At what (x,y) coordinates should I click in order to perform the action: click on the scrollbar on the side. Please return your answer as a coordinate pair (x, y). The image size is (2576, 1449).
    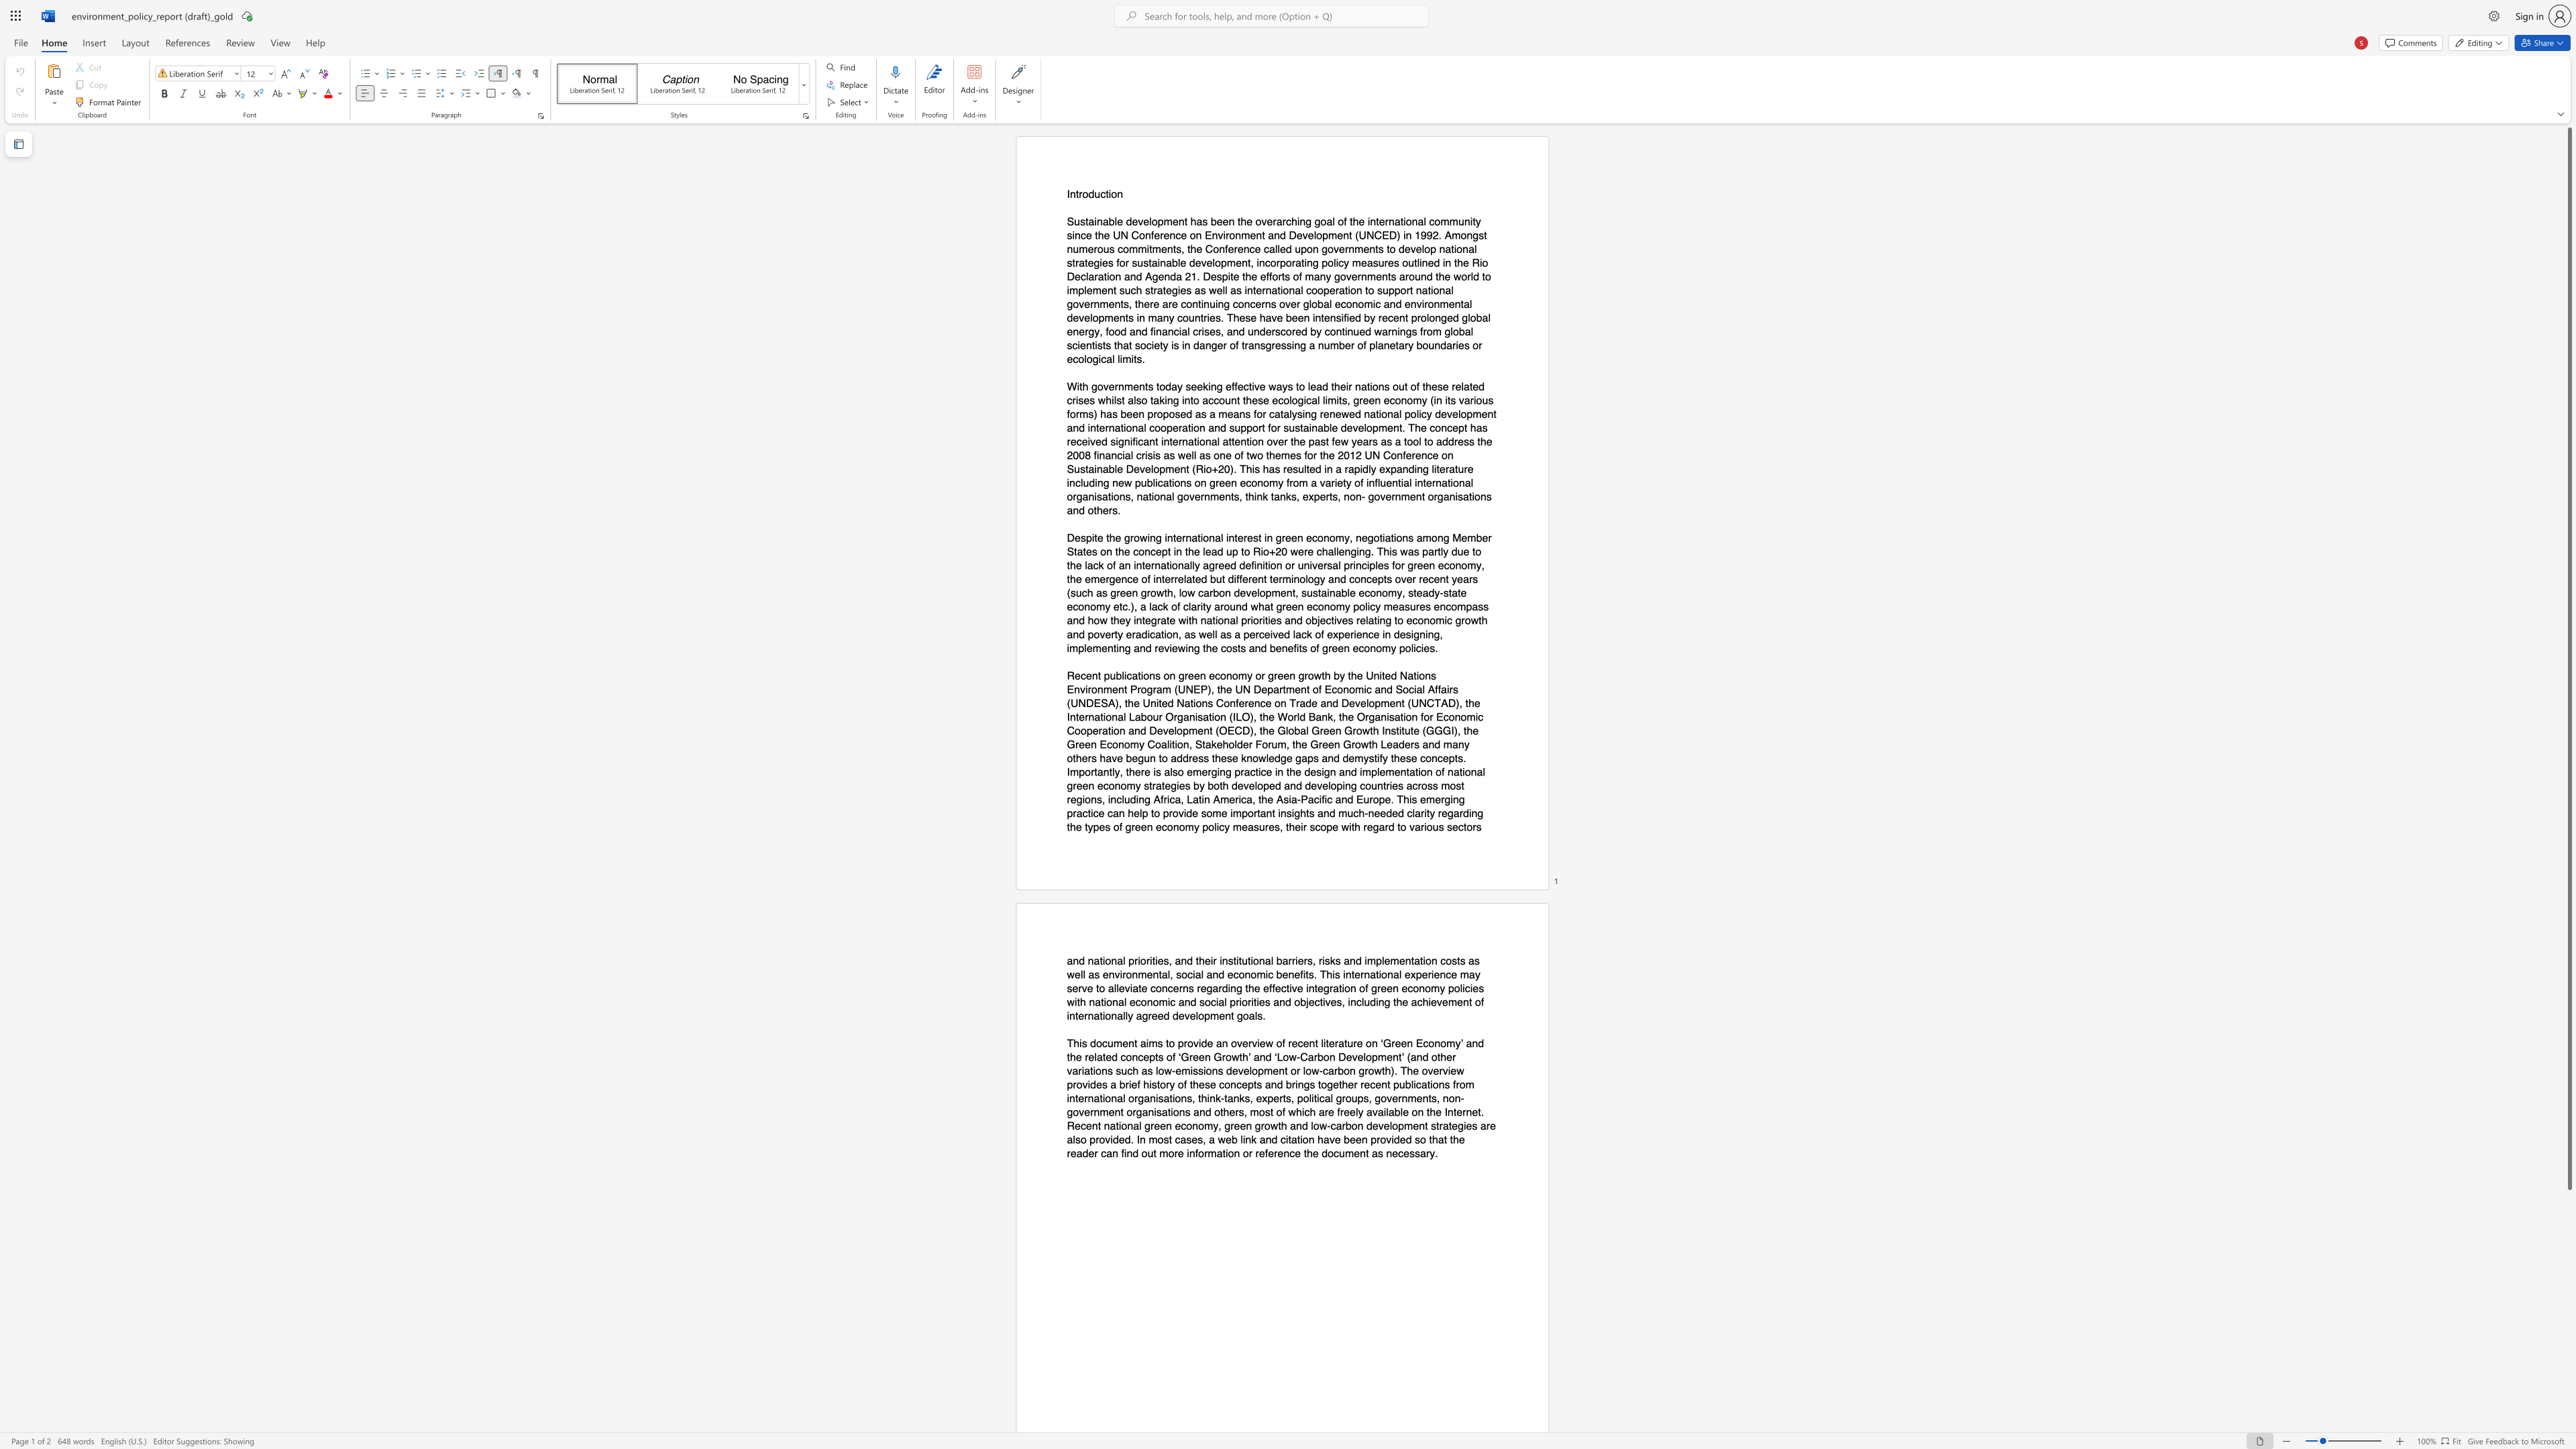
    Looking at the image, I should click on (2568, 1226).